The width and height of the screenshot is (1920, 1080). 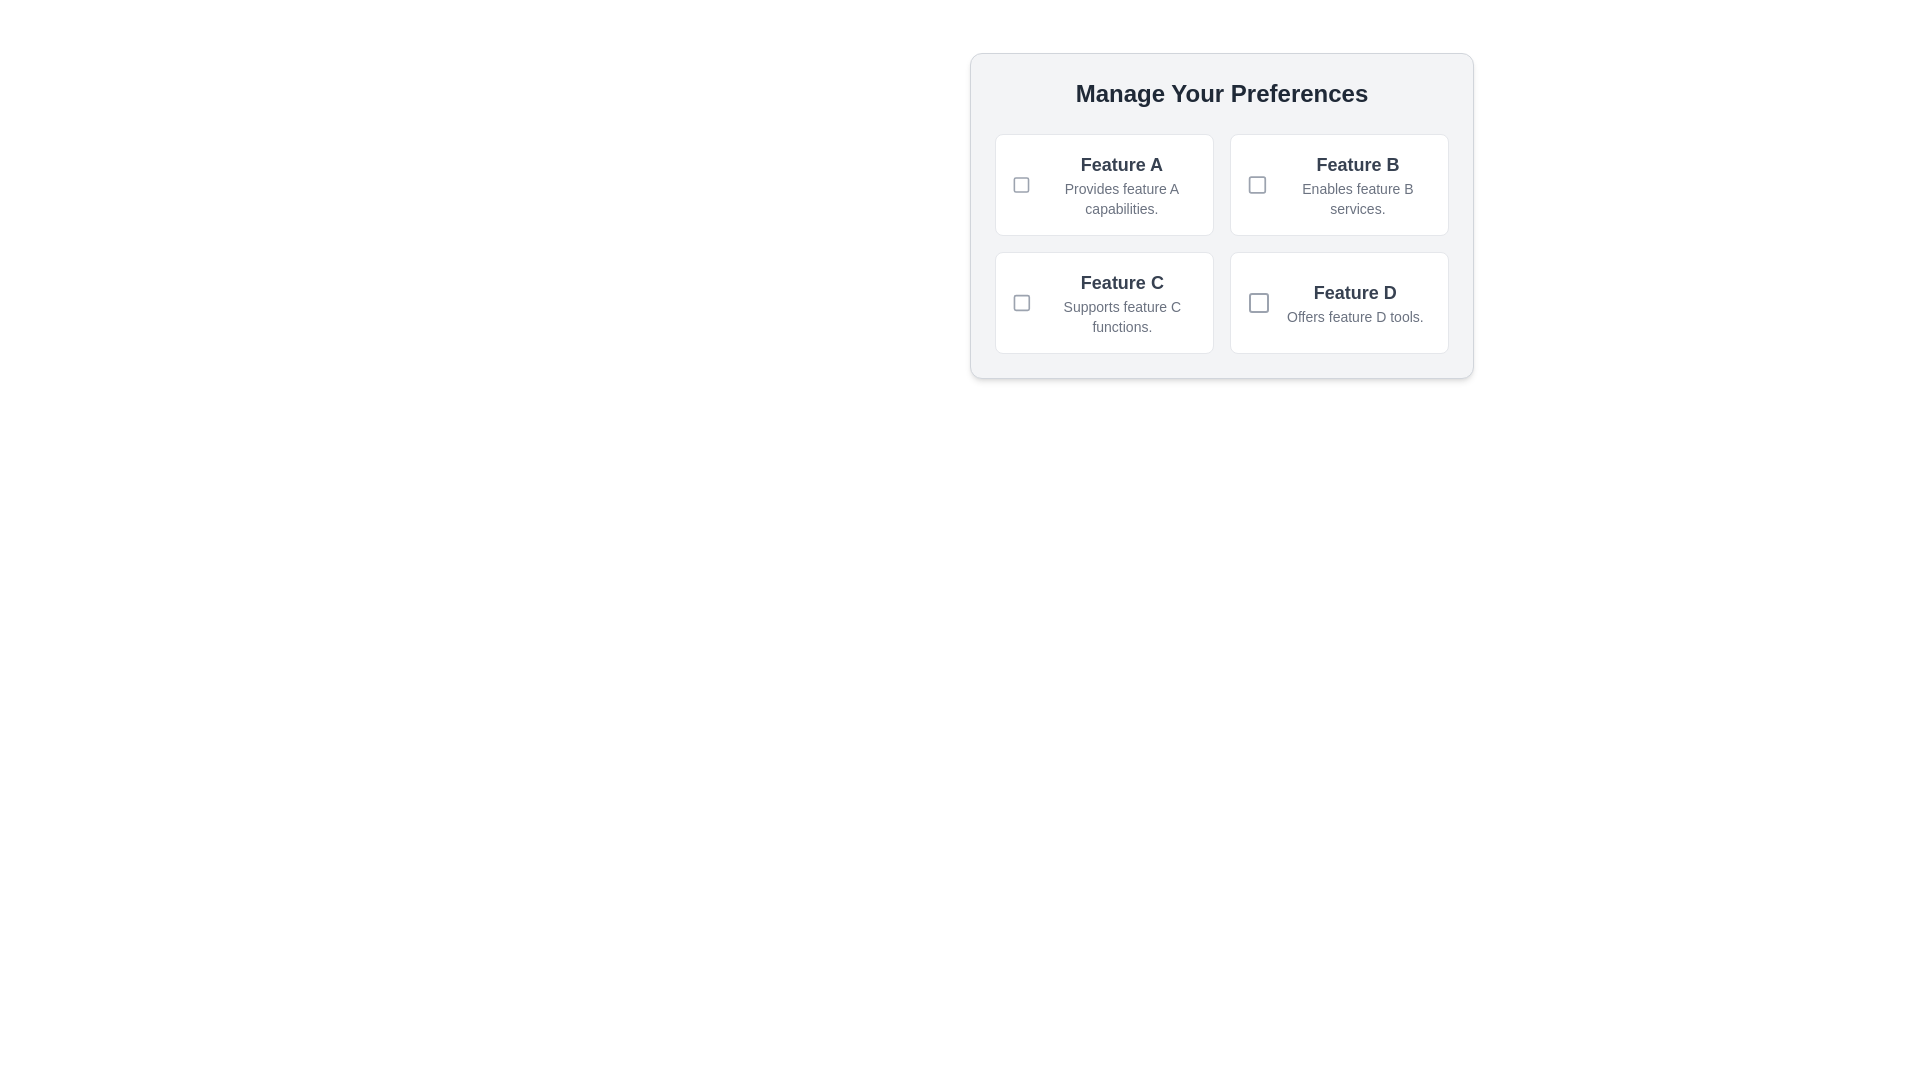 What do you see at coordinates (1358, 164) in the screenshot?
I see `the Text label that serves as a title or heading for the feature description in the preference selection interface, located in the upper-right quadrant of the layout` at bounding box center [1358, 164].